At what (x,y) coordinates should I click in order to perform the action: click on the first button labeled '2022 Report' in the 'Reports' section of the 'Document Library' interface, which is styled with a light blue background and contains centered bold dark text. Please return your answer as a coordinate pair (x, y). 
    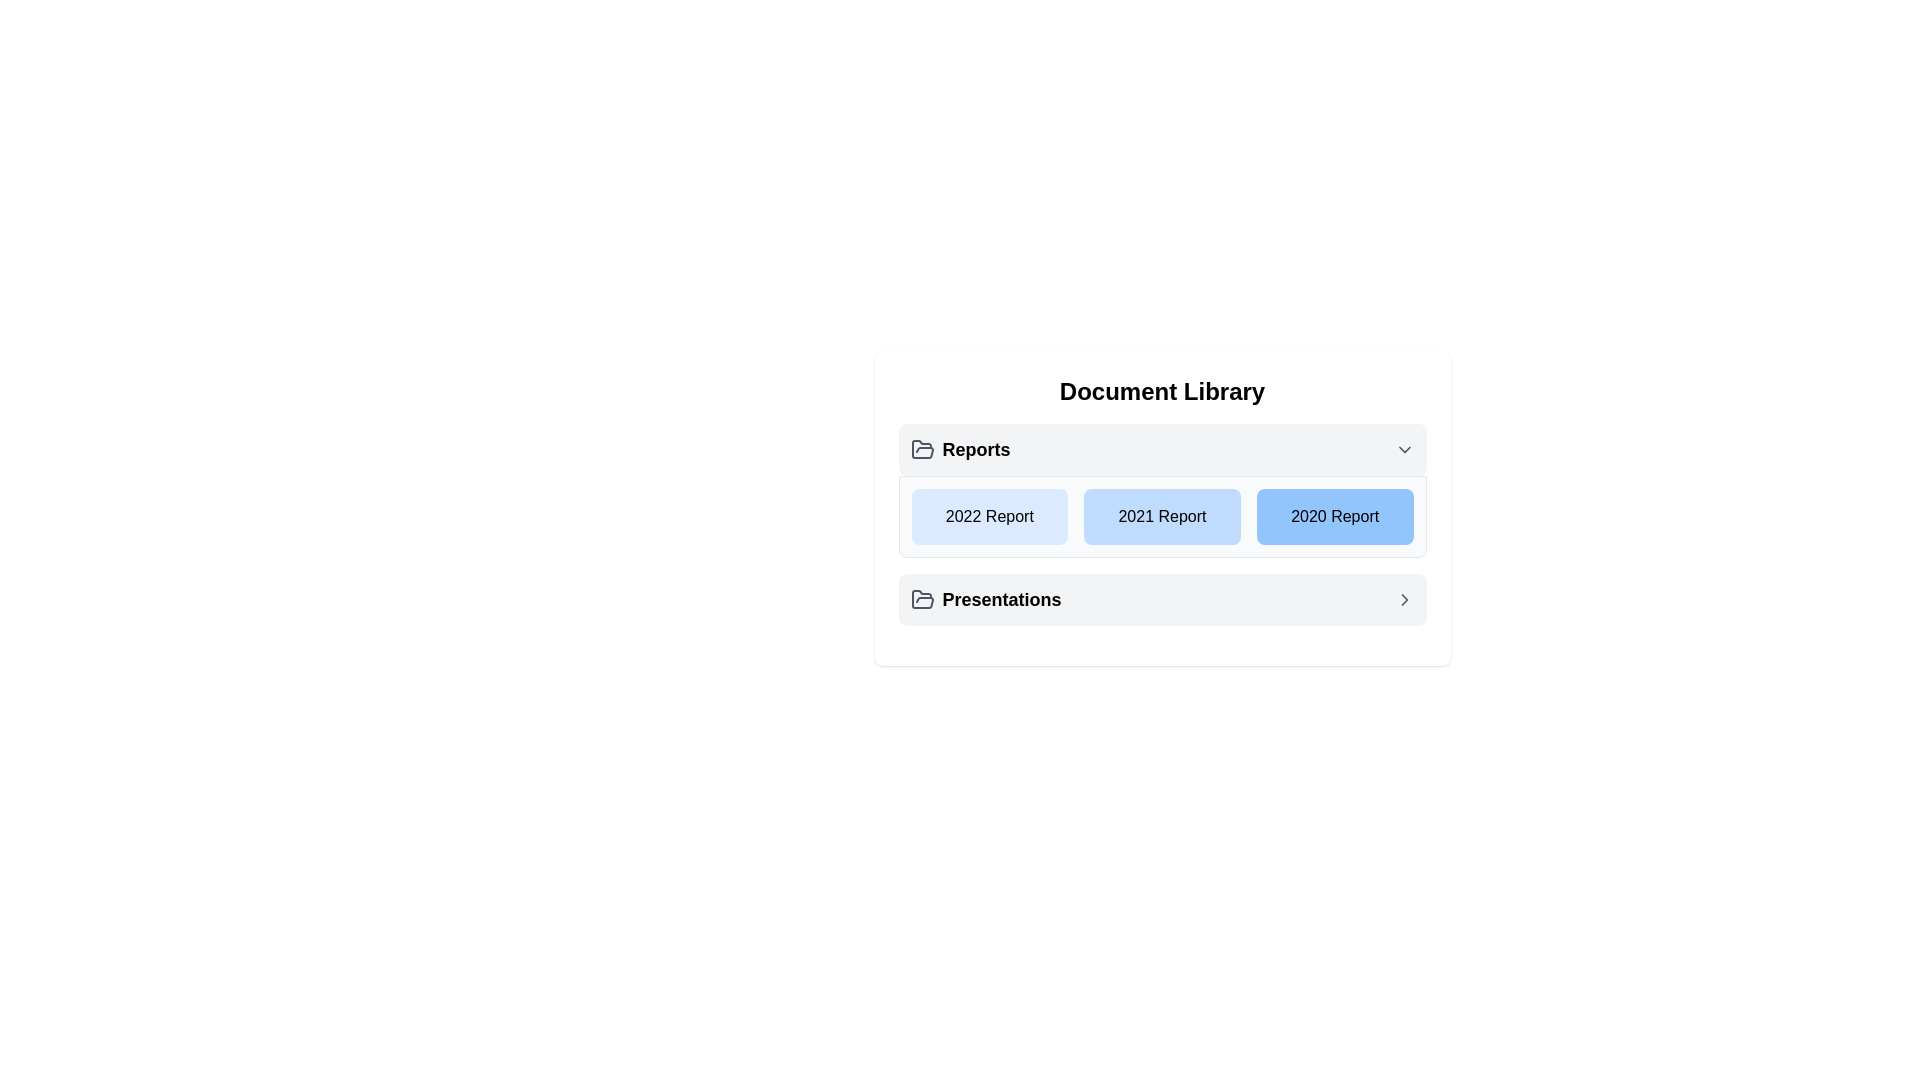
    Looking at the image, I should click on (989, 515).